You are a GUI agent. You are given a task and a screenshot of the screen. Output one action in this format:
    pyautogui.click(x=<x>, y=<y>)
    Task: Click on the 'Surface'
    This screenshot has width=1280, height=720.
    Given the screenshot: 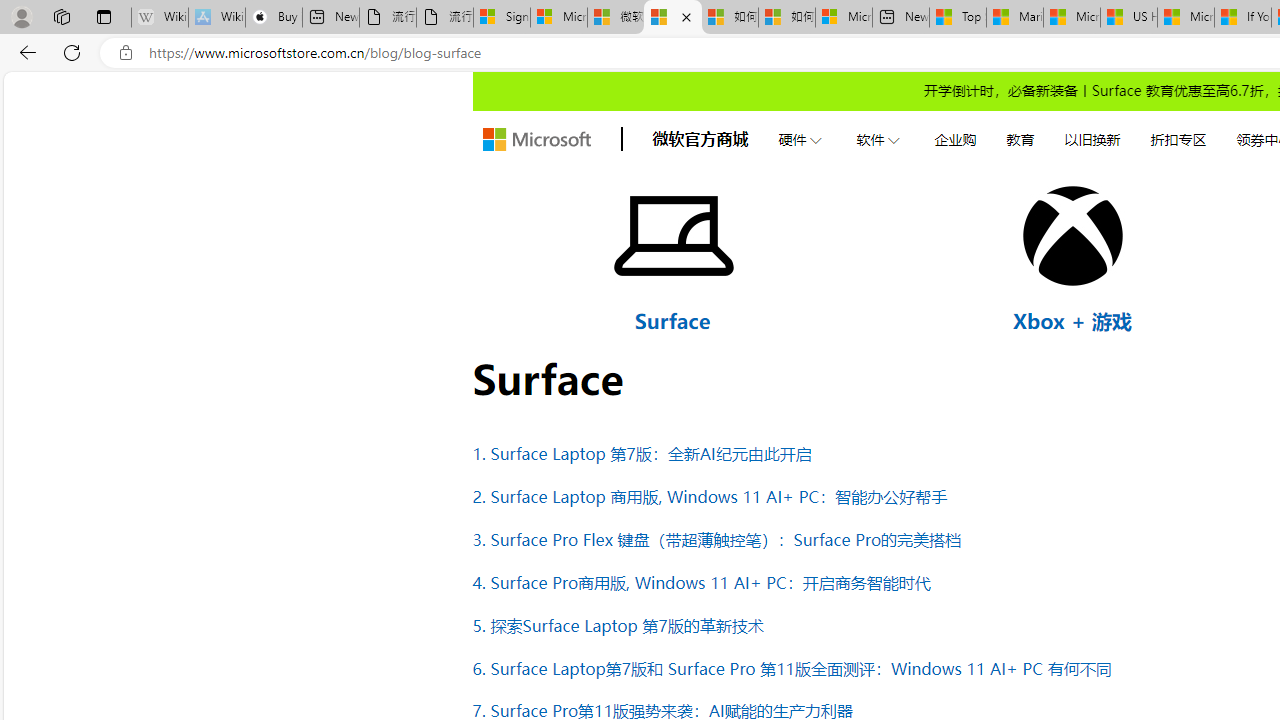 What is the action you would take?
    pyautogui.click(x=672, y=319)
    